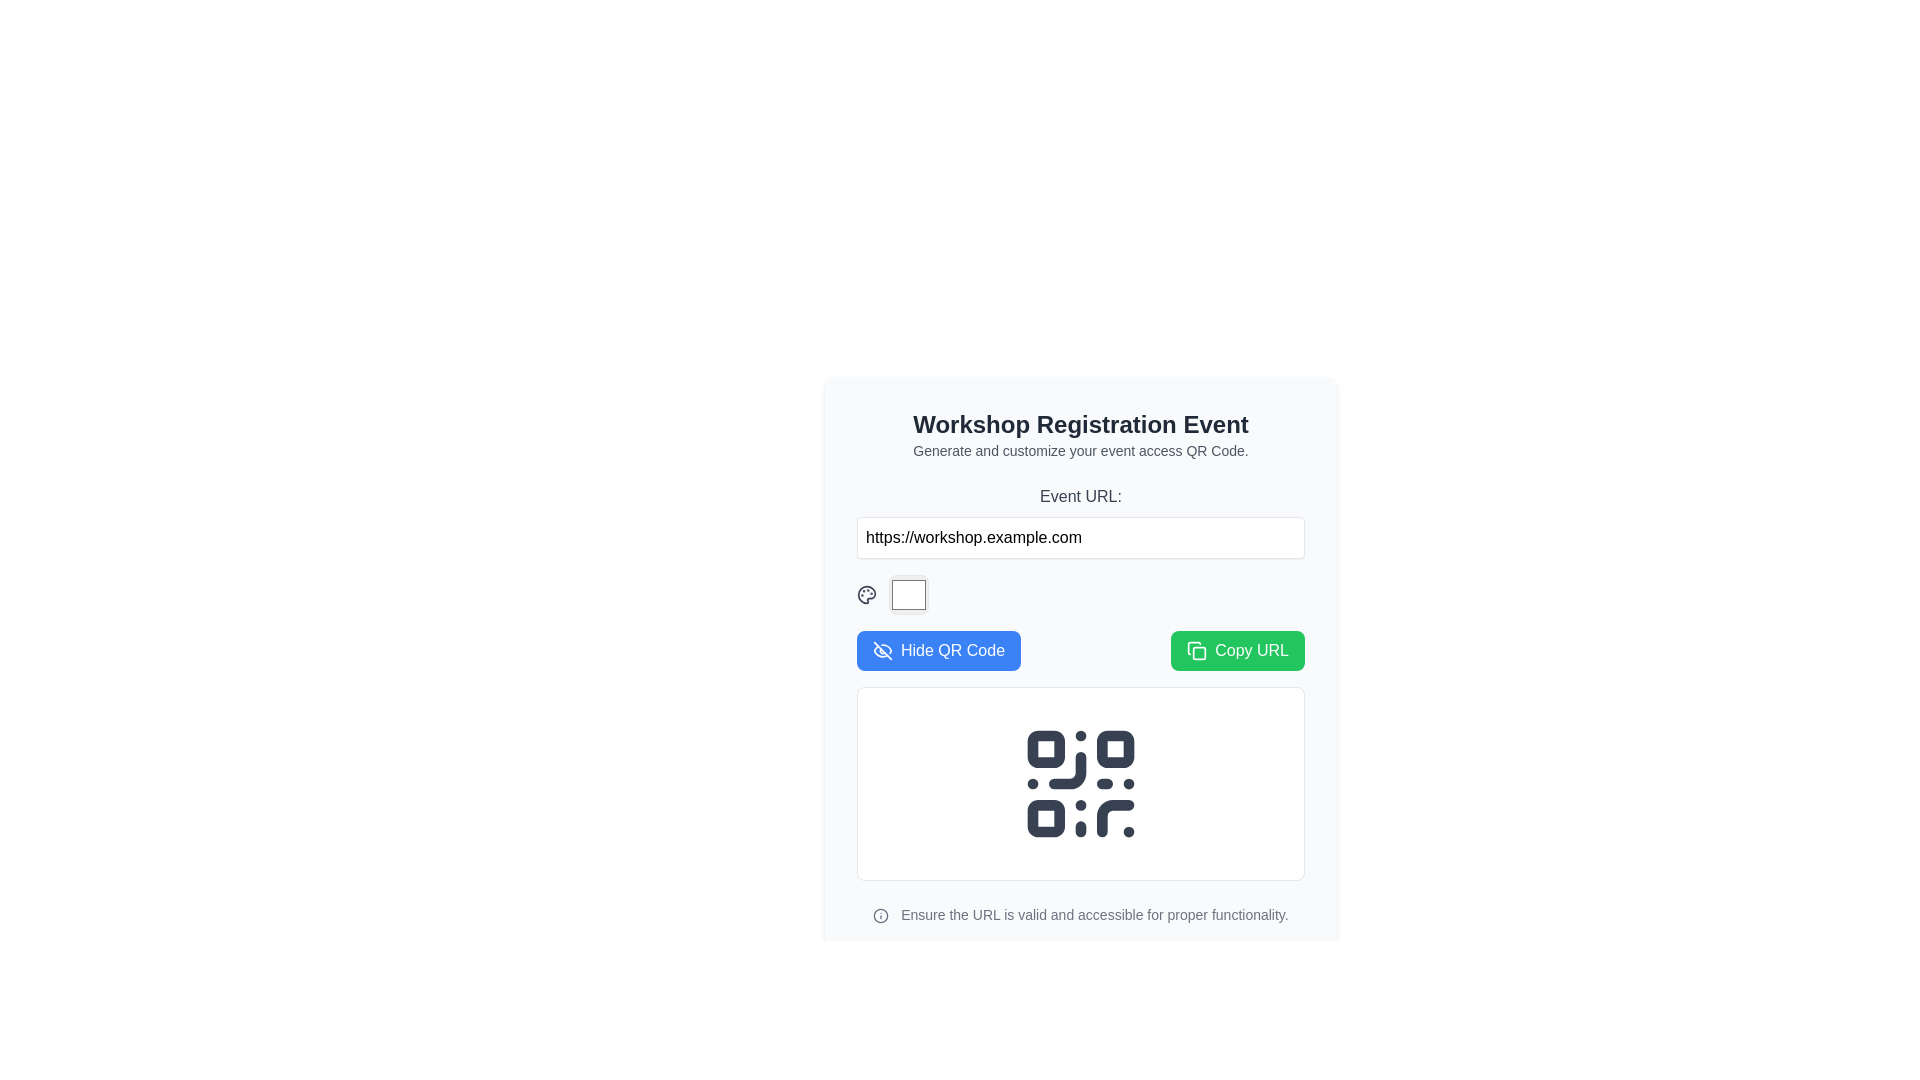 The height and width of the screenshot is (1080, 1920). Describe the element at coordinates (1194, 648) in the screenshot. I see `the vector graphic element located in the center-right section of the interface, which is part of a grouped SVG icon representing an action icon` at that location.